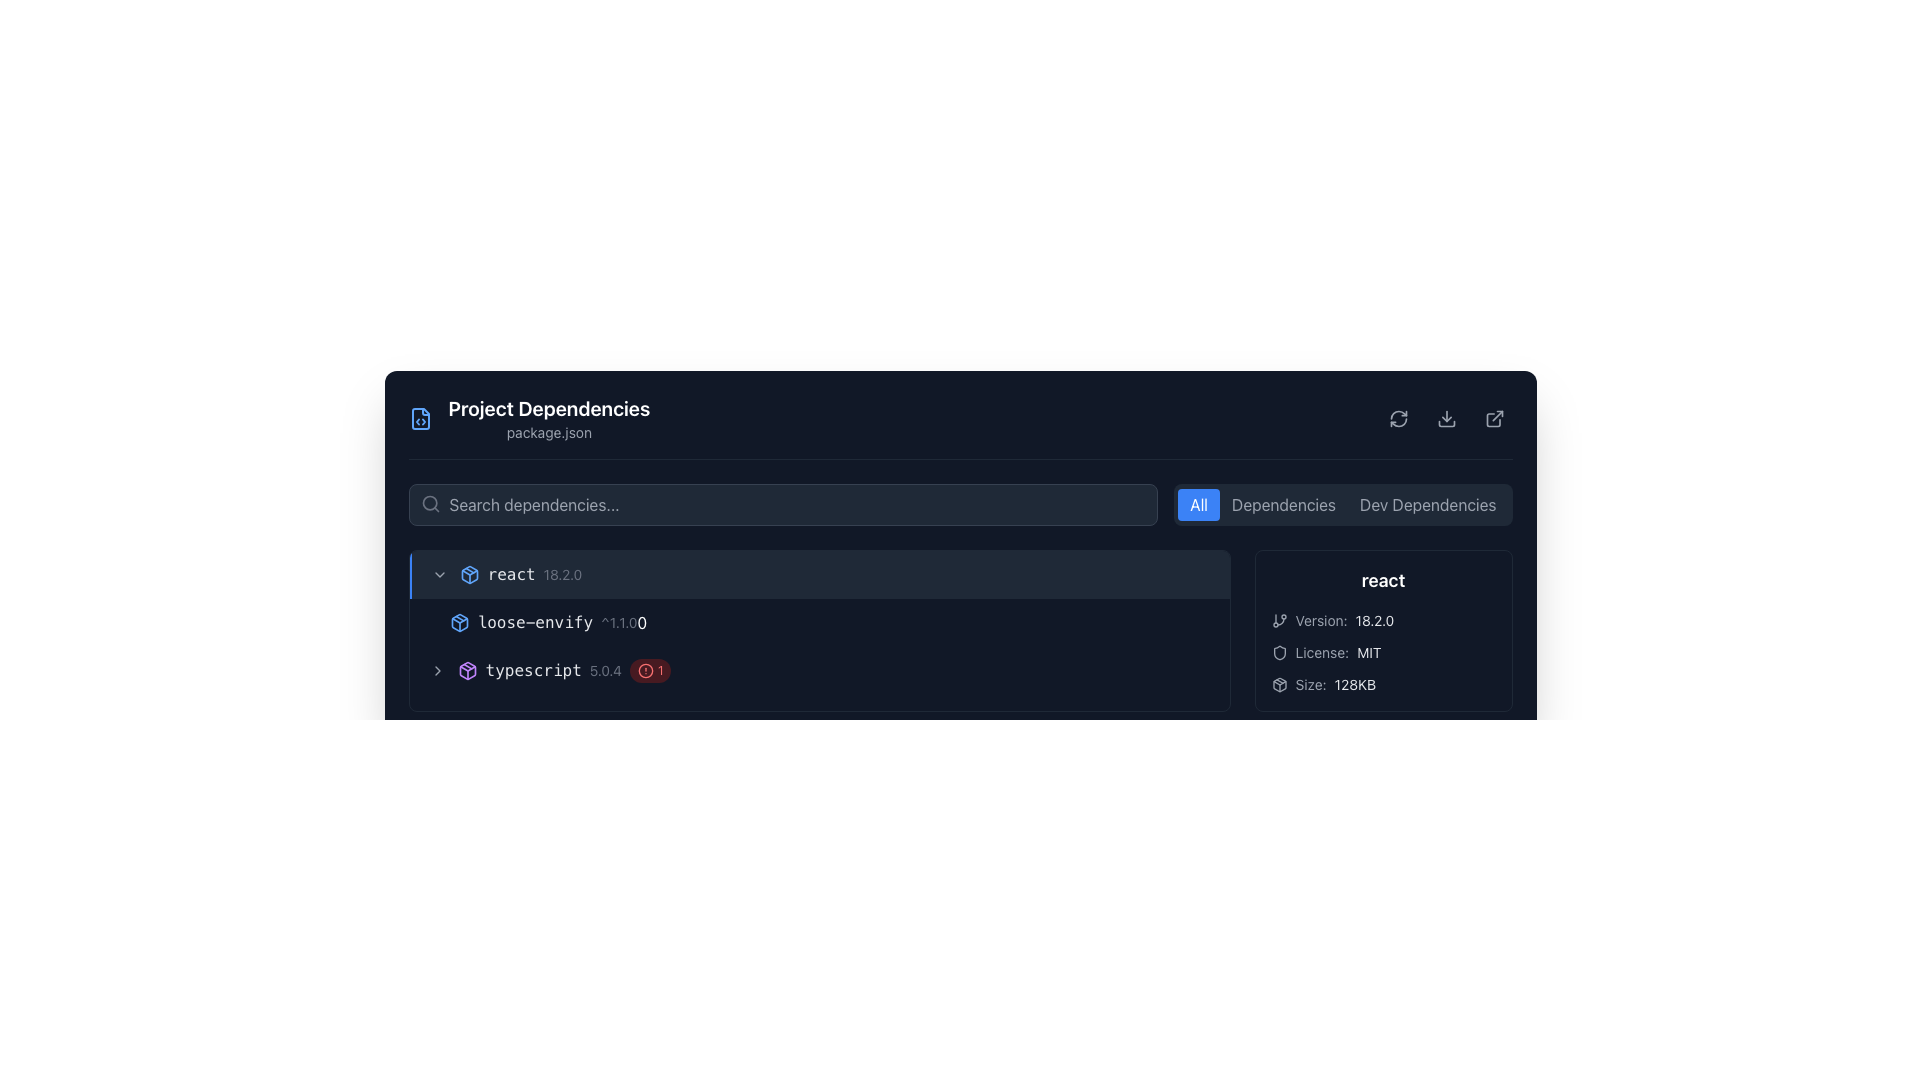 The height and width of the screenshot is (1080, 1920). I want to click on the UI section header indicating 'Project Dependencies' related to 'package.json', located in the top-left section of the interface, so click(529, 418).